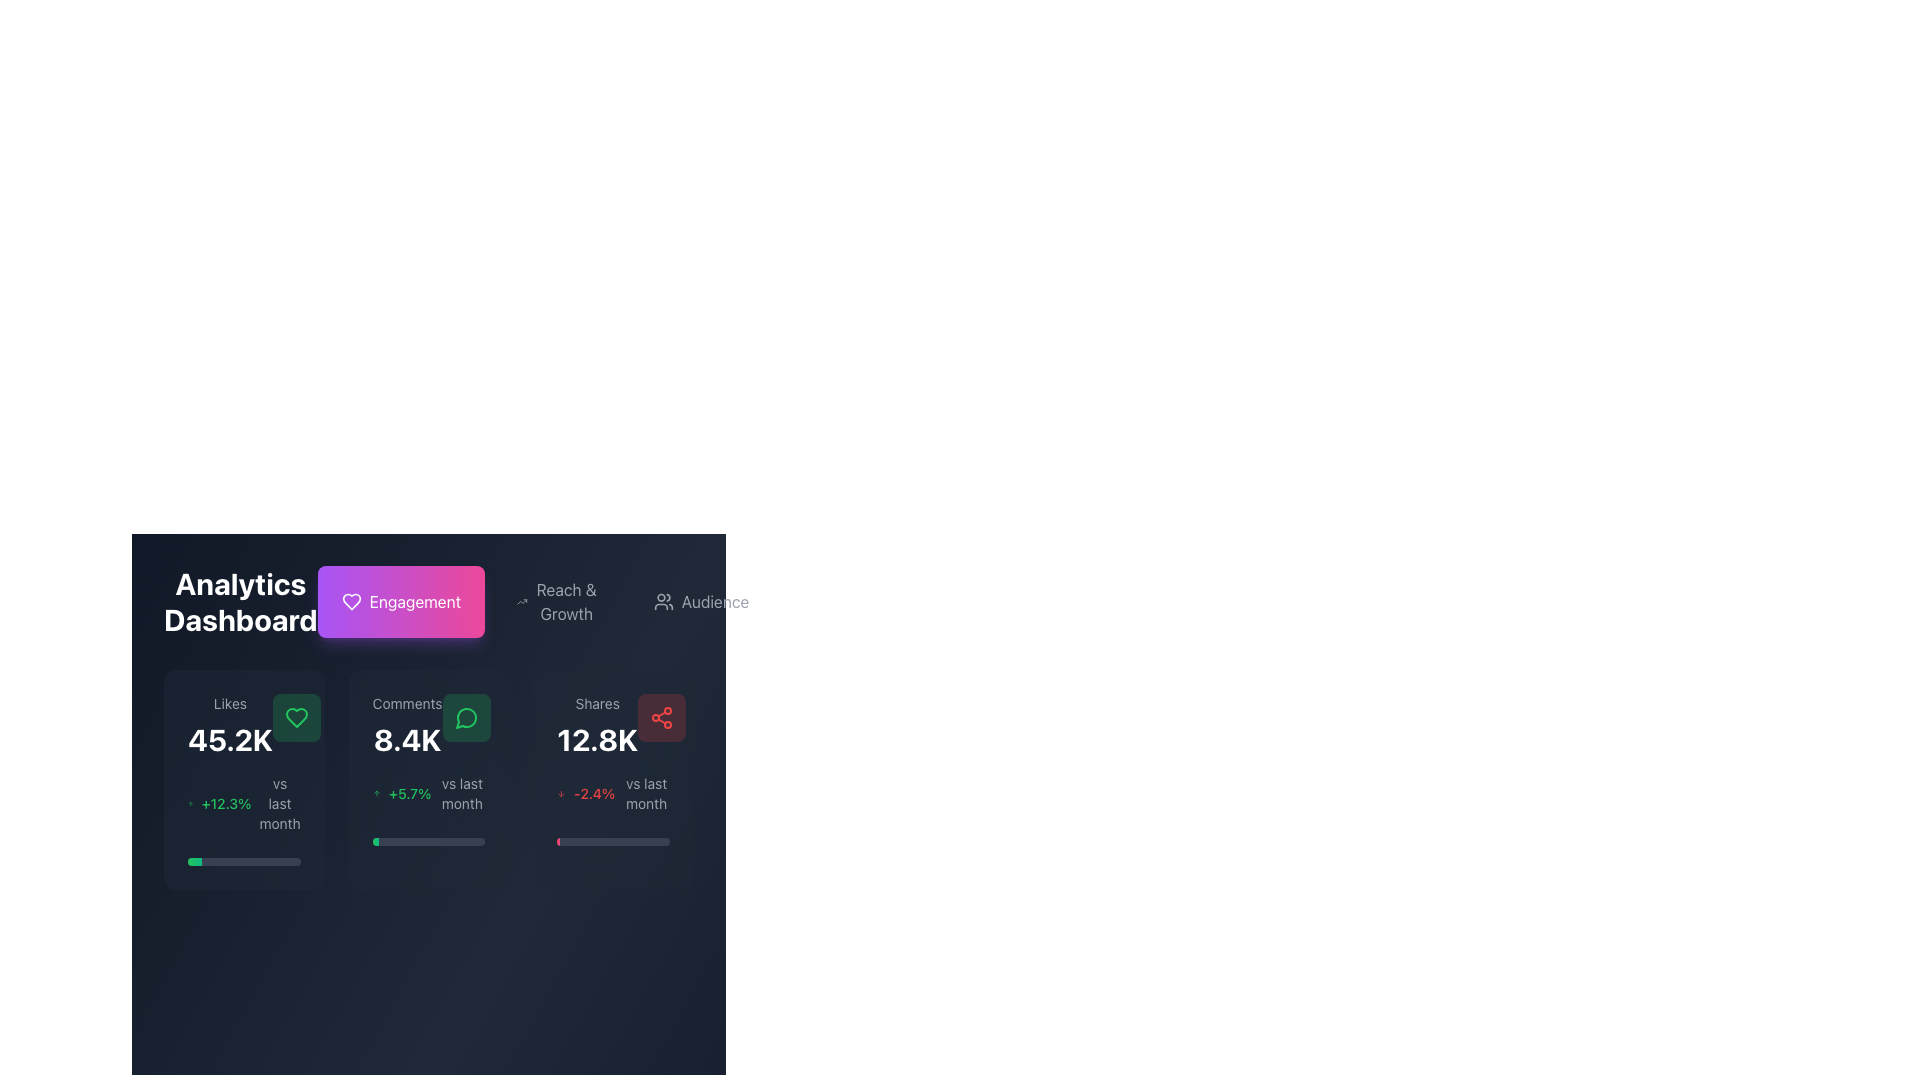 The image size is (1920, 1080). What do you see at coordinates (406, 740) in the screenshot?
I see `displayed value '8.4K' from the prominent numeric text label located in the 'Comments' section of the analytics dashboard` at bounding box center [406, 740].